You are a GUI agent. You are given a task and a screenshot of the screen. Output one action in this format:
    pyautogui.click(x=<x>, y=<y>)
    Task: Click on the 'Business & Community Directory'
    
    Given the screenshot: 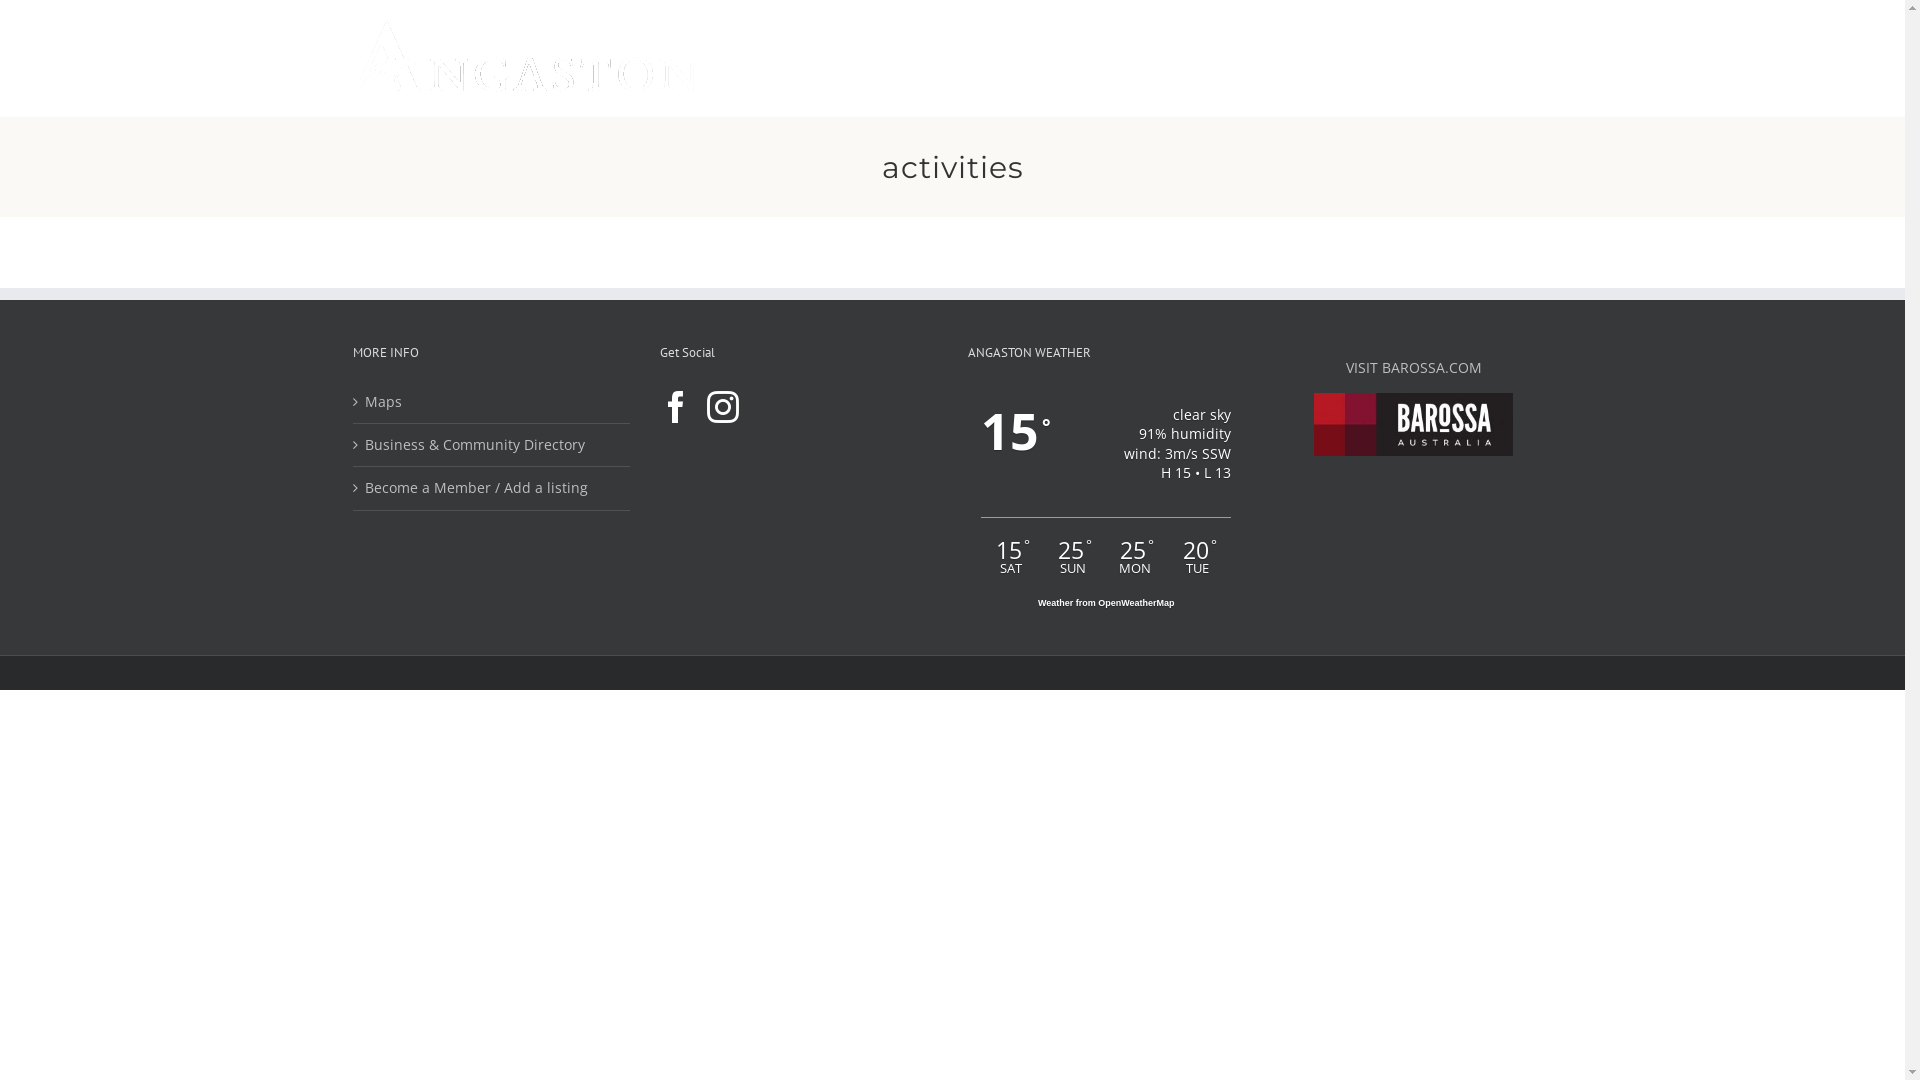 What is the action you would take?
    pyautogui.click(x=491, y=443)
    